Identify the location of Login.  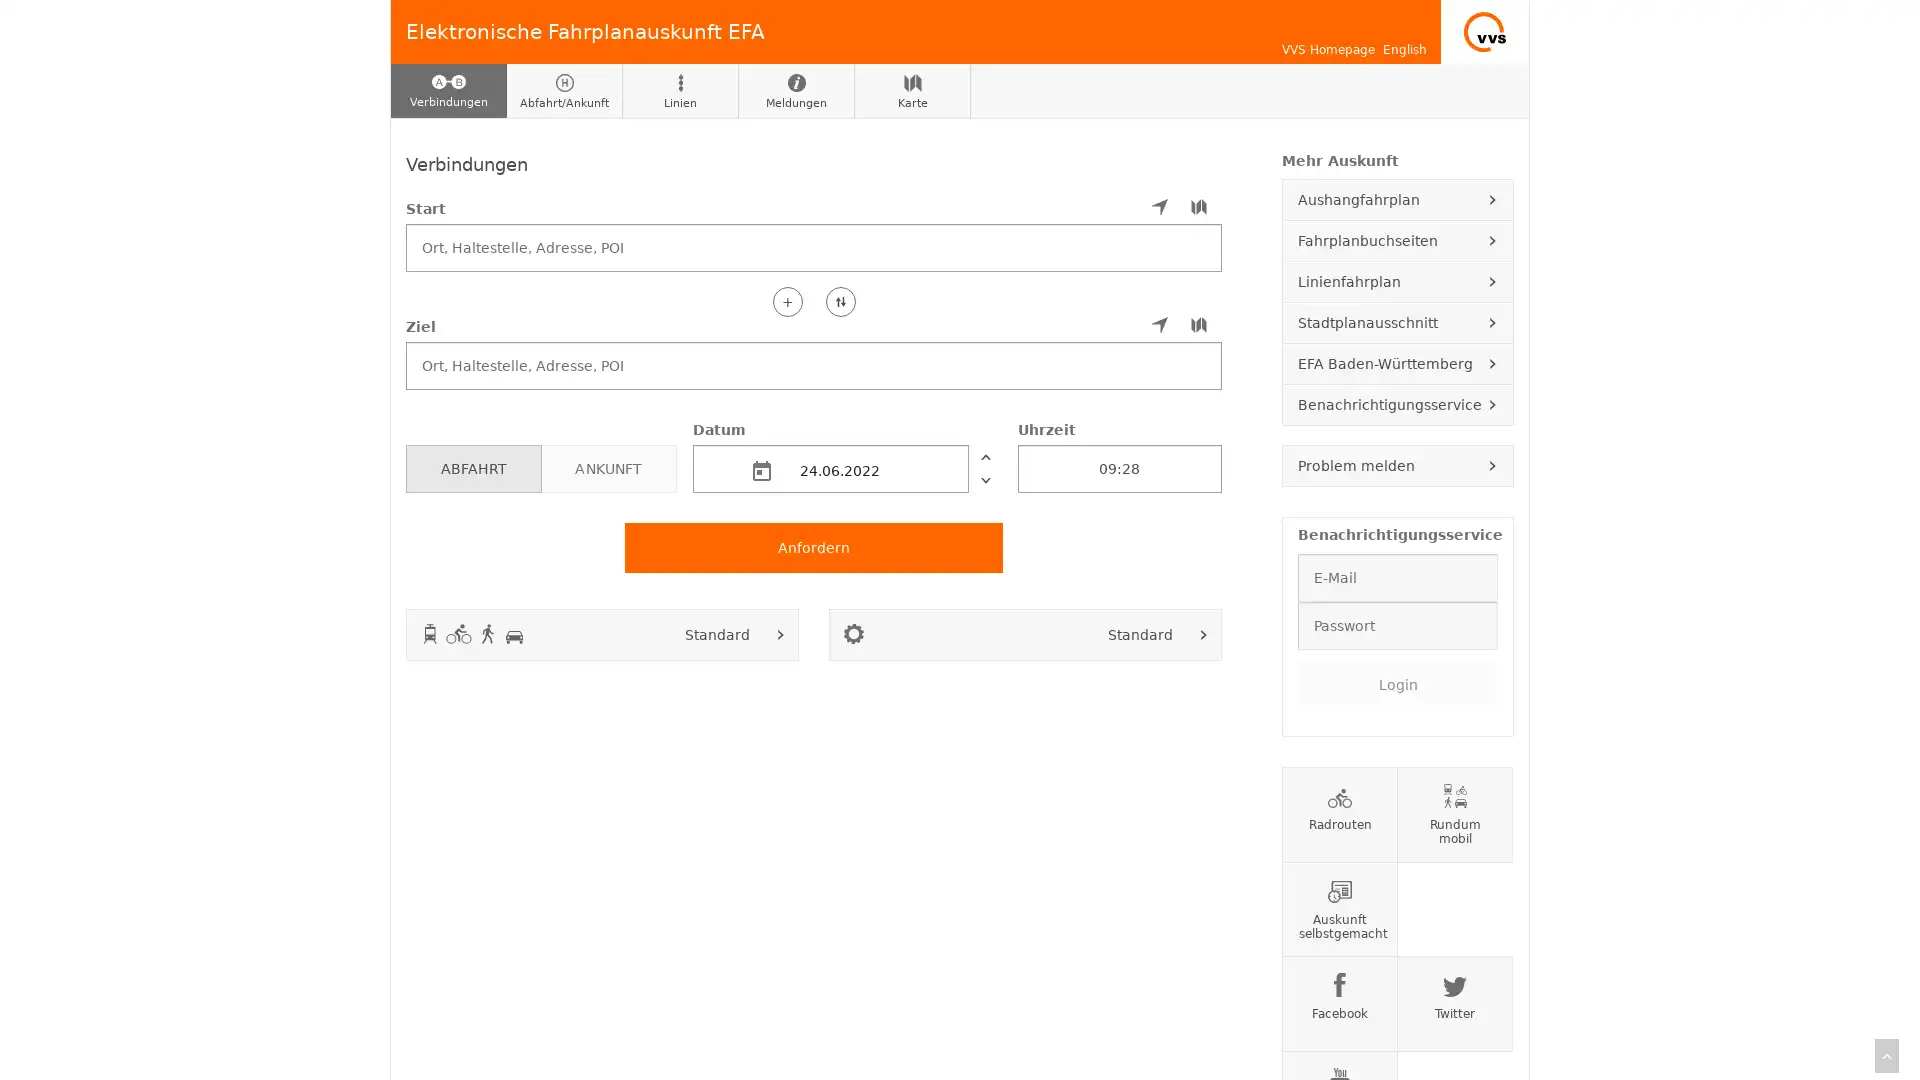
(1396, 682).